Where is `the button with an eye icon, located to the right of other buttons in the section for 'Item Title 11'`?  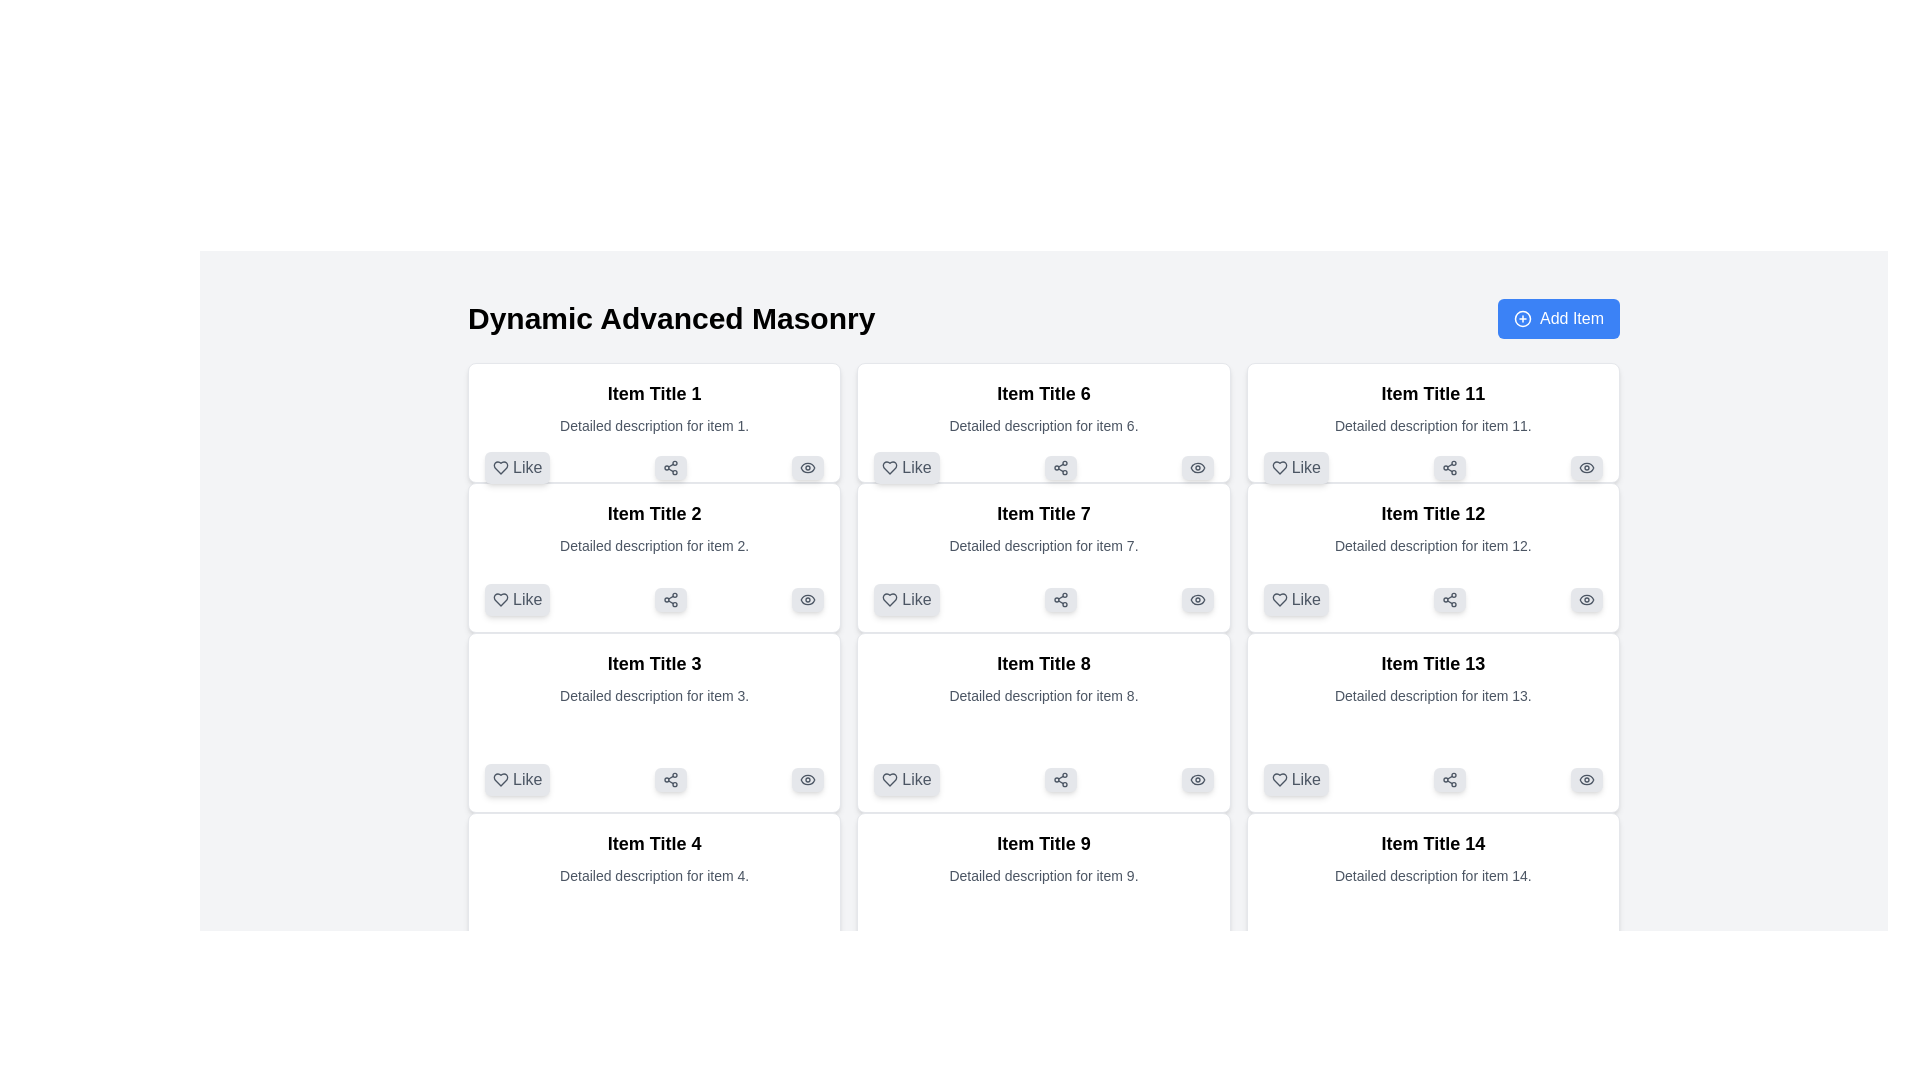
the button with an eye icon, located to the right of other buttons in the section for 'Item Title 11' is located at coordinates (1586, 467).